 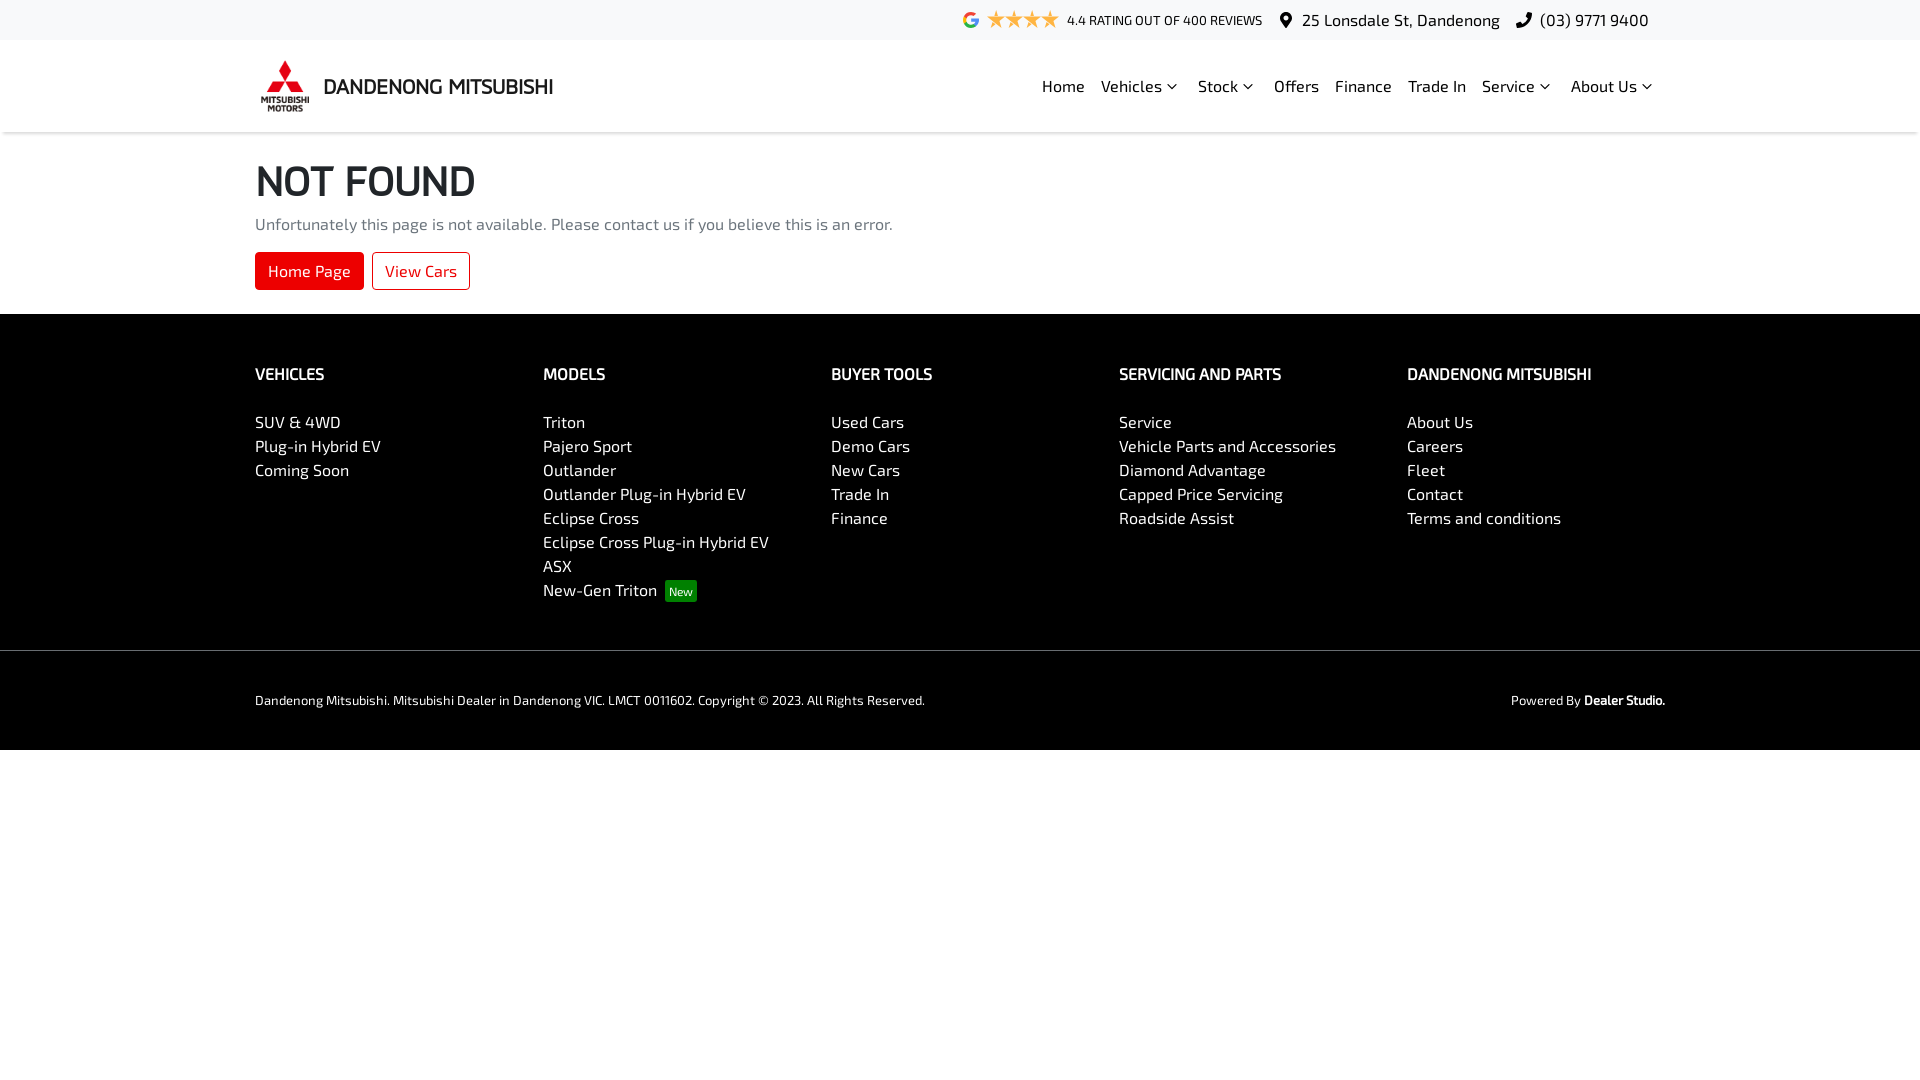 I want to click on 'DANDENONG MITSUBISHI', so click(x=402, y=84).